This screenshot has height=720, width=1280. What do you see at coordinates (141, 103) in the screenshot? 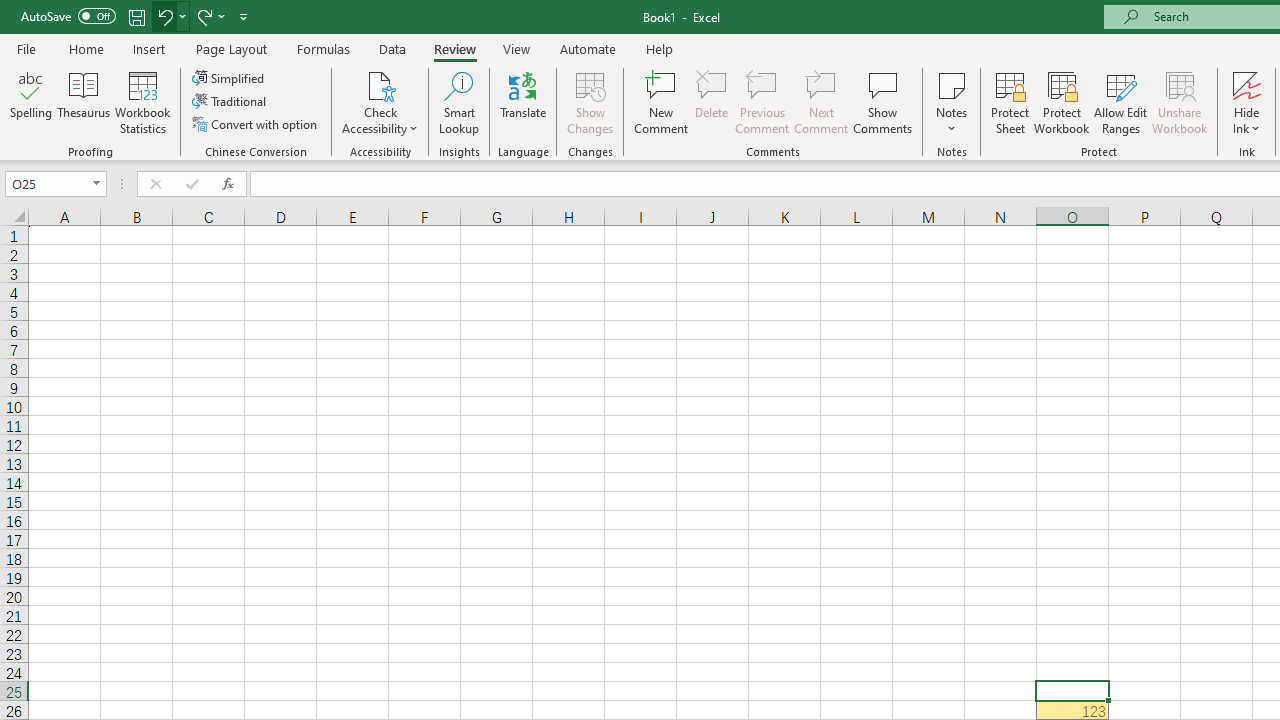
I see `'Workbook Statistics'` at bounding box center [141, 103].